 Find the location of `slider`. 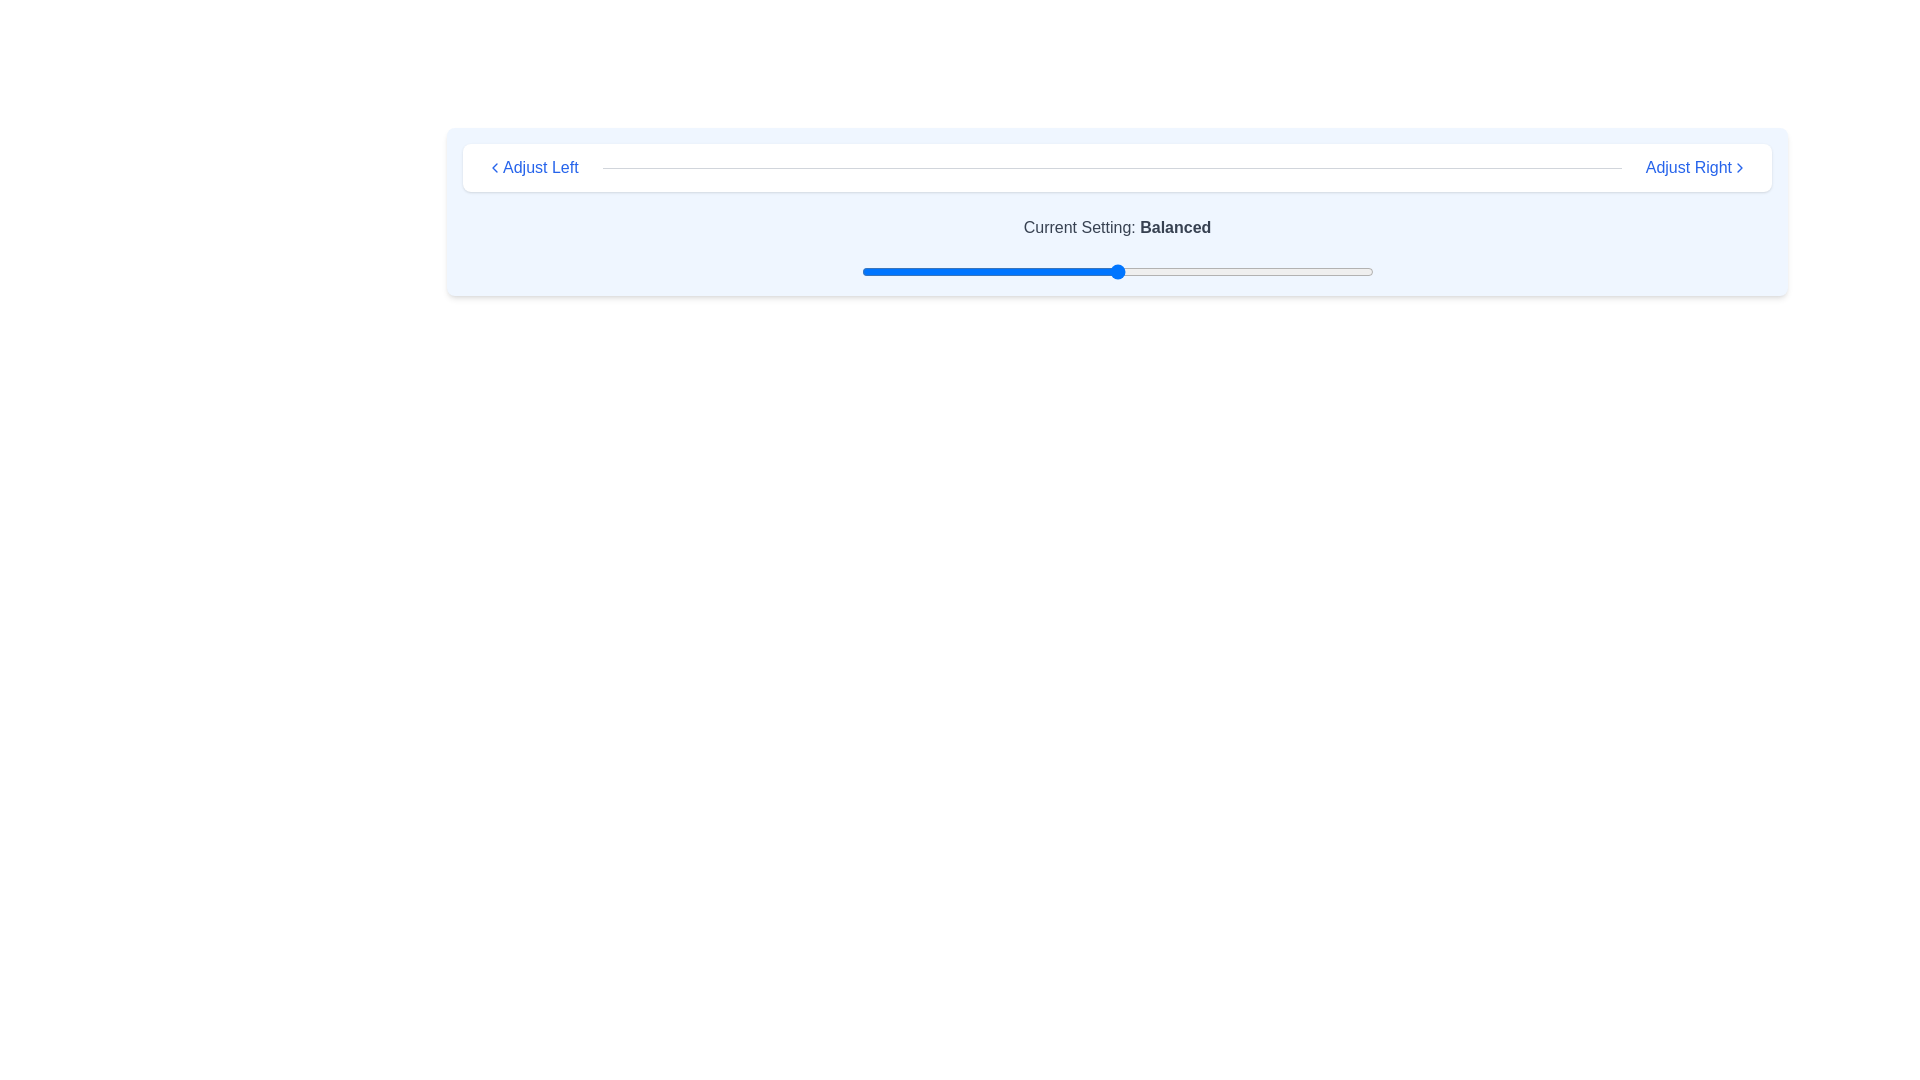

slider is located at coordinates (1020, 272).